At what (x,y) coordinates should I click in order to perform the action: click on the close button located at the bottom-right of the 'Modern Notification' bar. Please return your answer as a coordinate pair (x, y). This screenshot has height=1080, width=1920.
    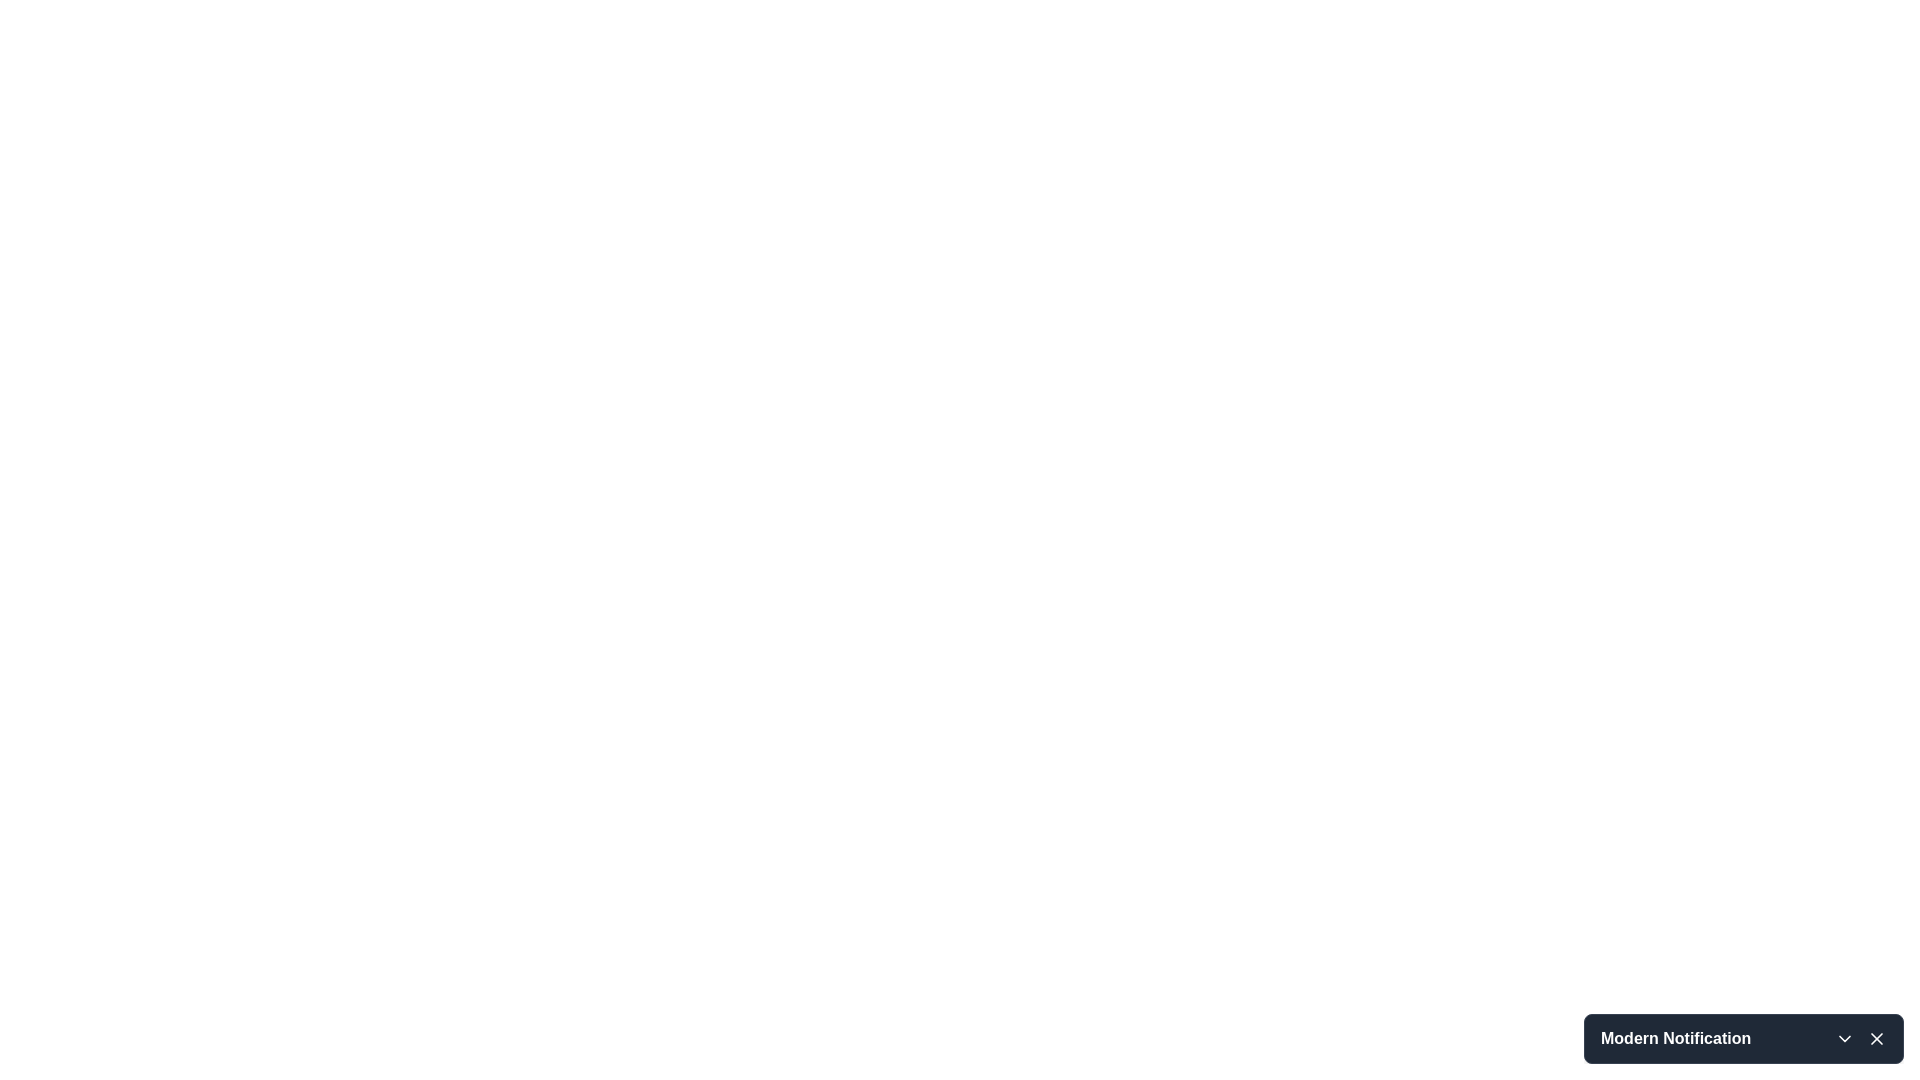
    Looking at the image, I should click on (1875, 1037).